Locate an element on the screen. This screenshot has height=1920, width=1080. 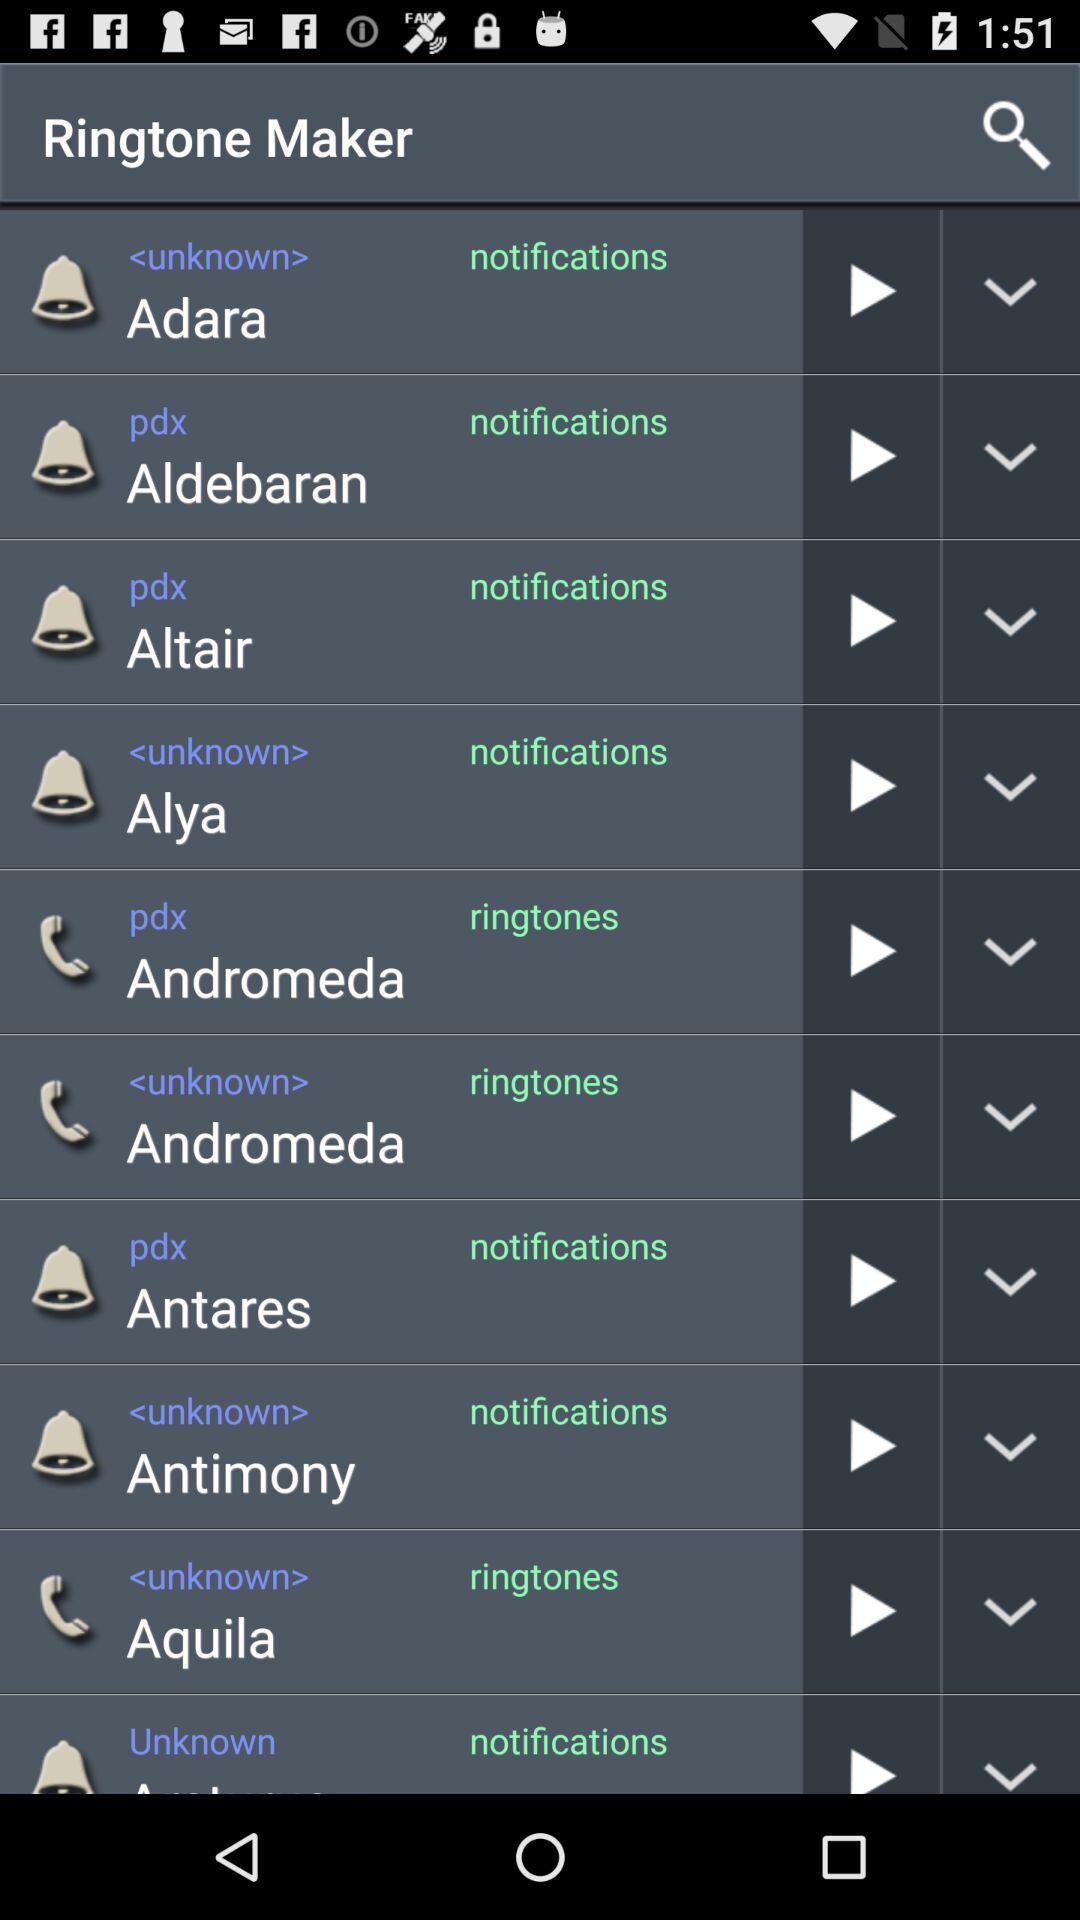
view details is located at coordinates (1011, 950).